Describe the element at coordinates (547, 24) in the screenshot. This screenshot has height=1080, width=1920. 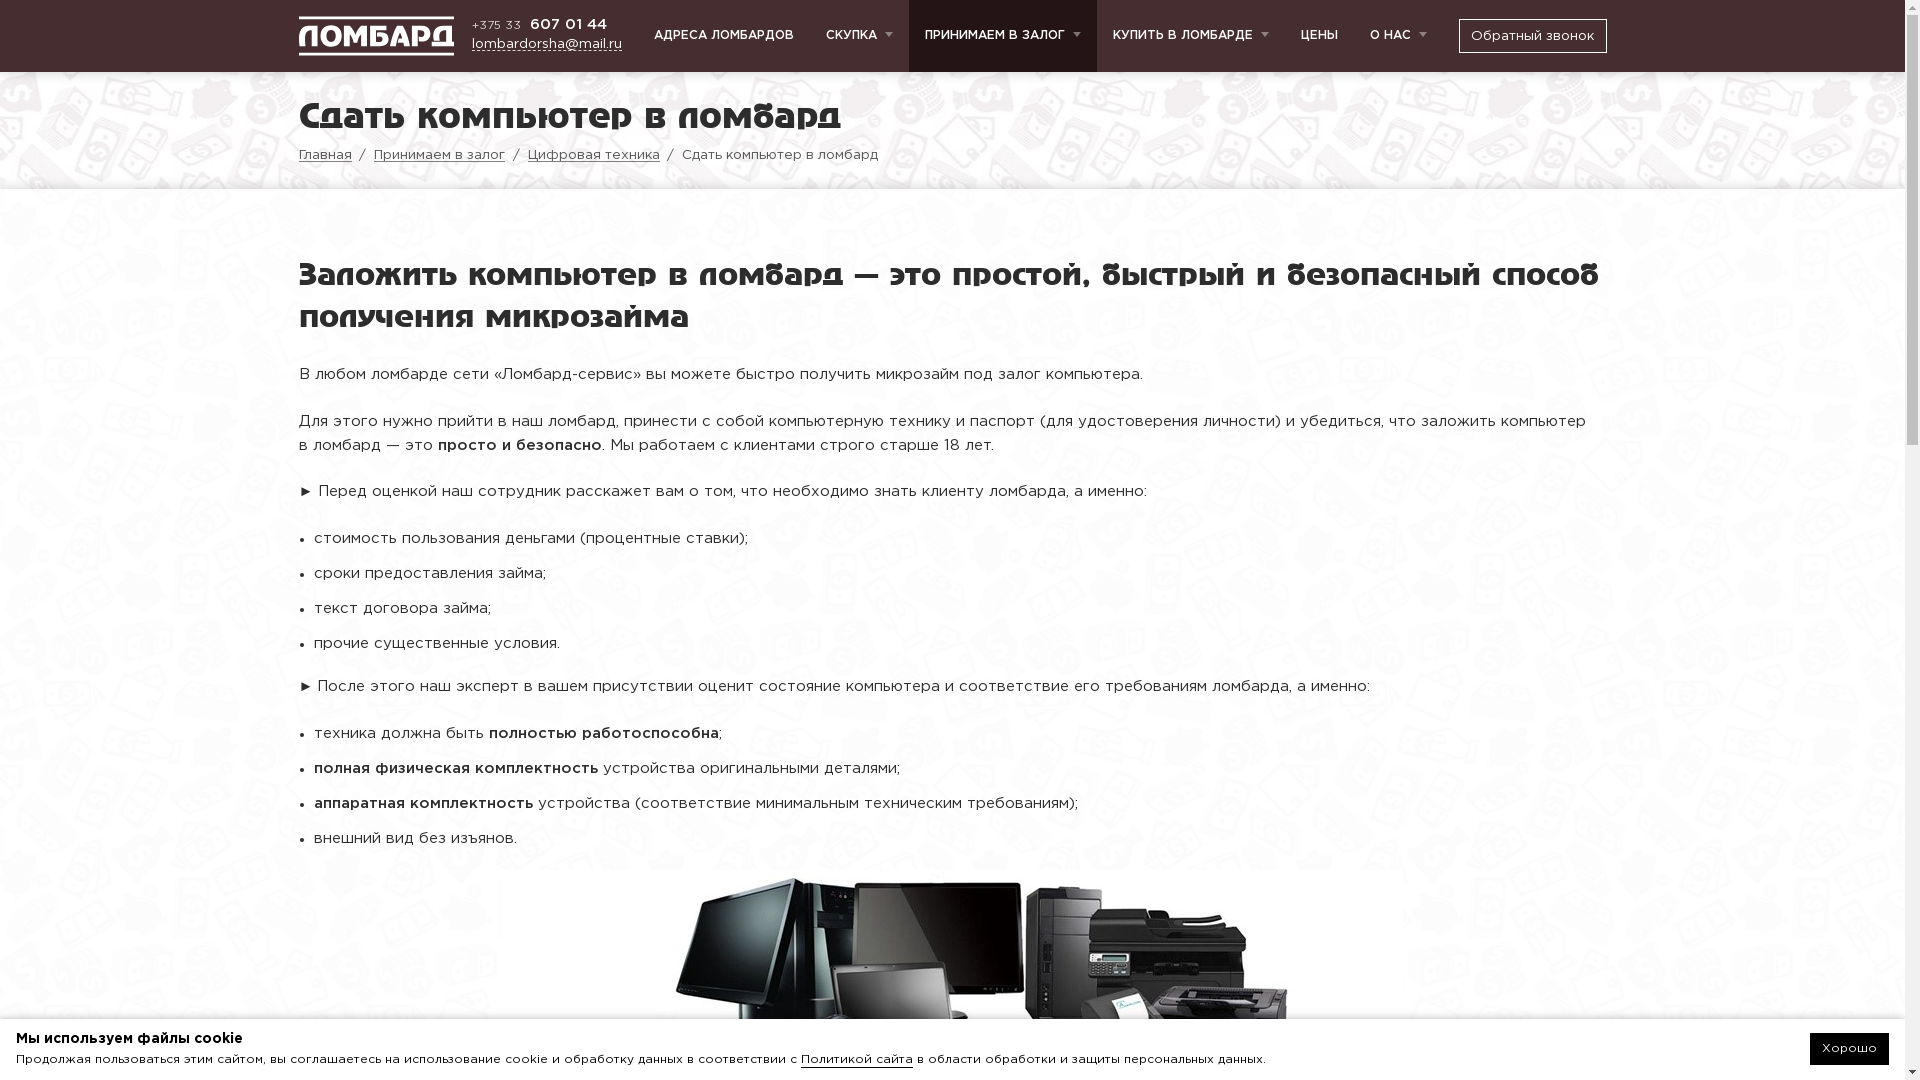
I see `'+375 33 607 01 44'` at that location.